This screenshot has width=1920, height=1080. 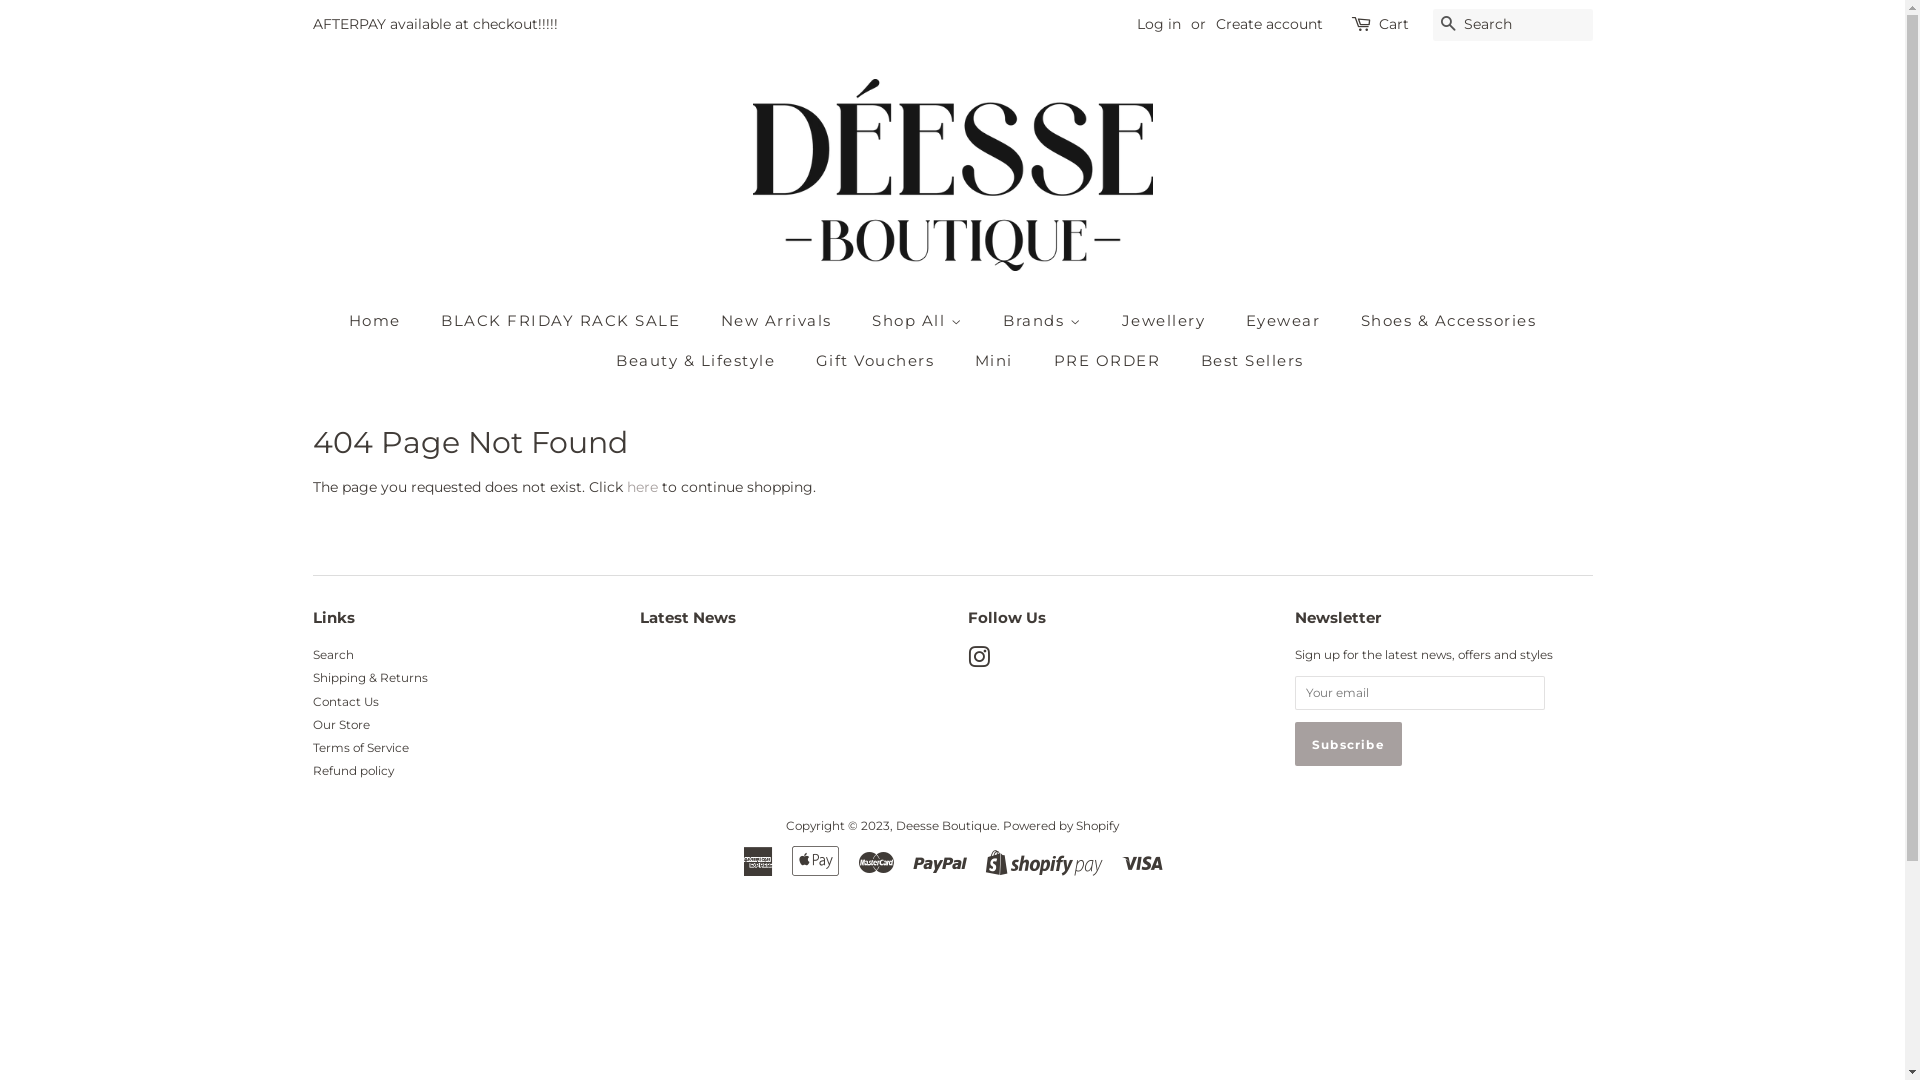 What do you see at coordinates (918, 319) in the screenshot?
I see `'Shop All'` at bounding box center [918, 319].